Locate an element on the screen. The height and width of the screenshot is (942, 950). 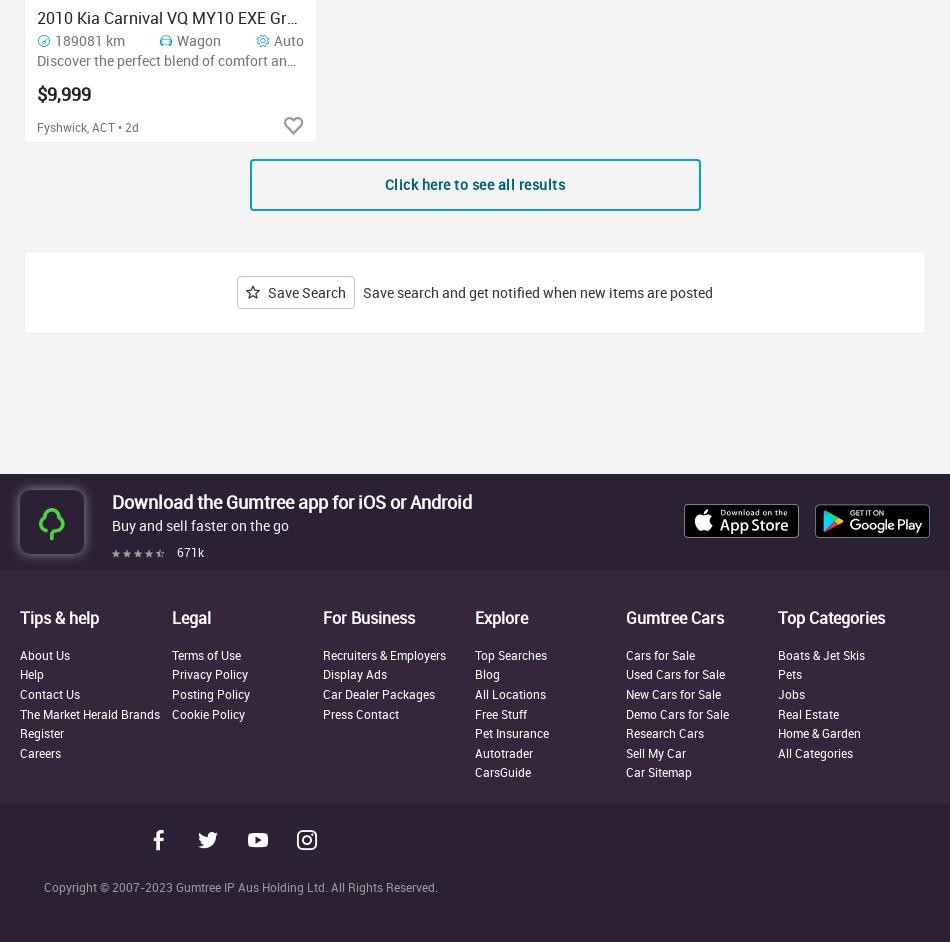
'About Us' is located at coordinates (45, 653).